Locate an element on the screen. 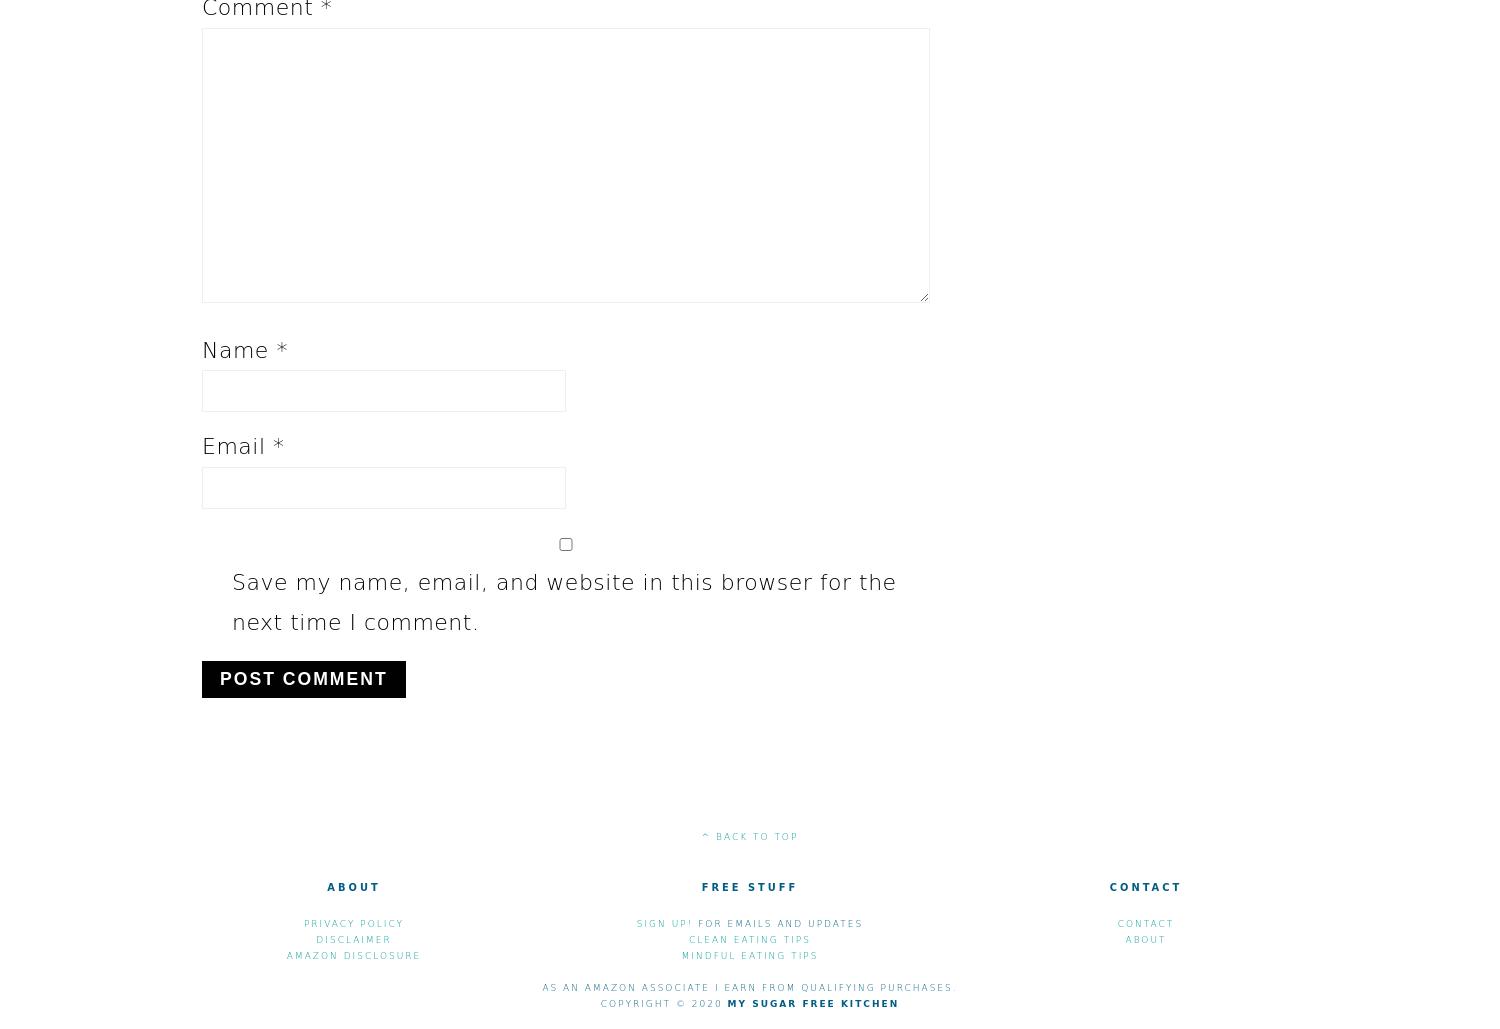 The height and width of the screenshot is (1029, 1500). '^ back to top' is located at coordinates (748, 834).